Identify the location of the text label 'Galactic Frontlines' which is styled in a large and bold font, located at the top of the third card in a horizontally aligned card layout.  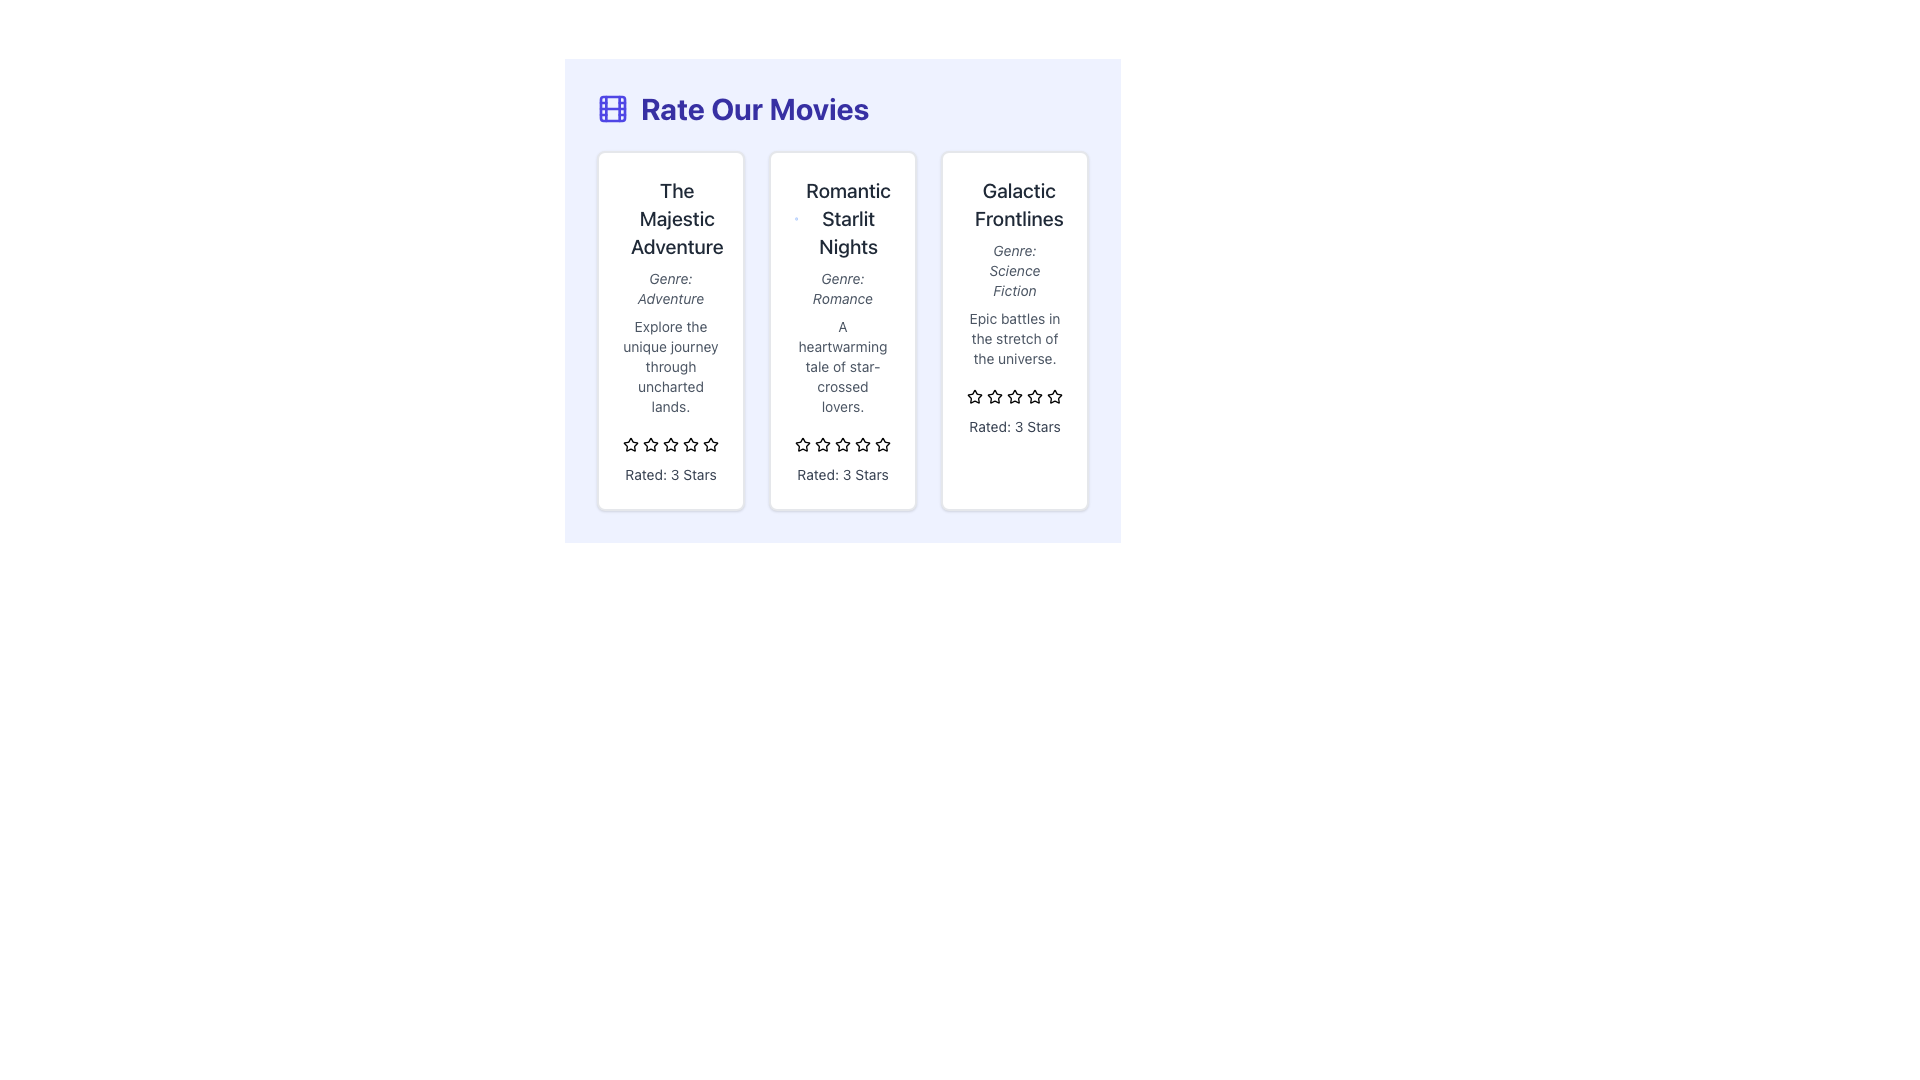
(1014, 204).